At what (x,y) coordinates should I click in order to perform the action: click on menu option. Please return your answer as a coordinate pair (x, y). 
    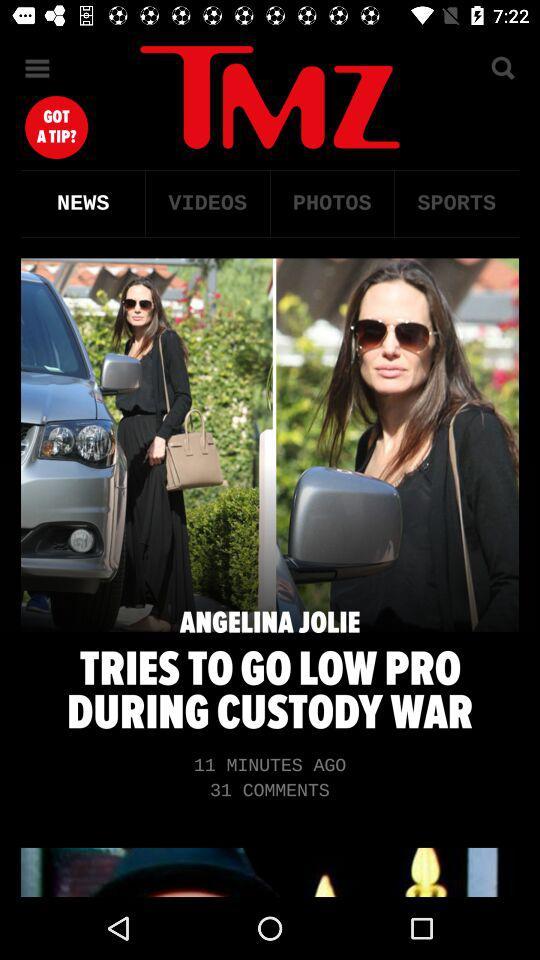
    Looking at the image, I should click on (37, 68).